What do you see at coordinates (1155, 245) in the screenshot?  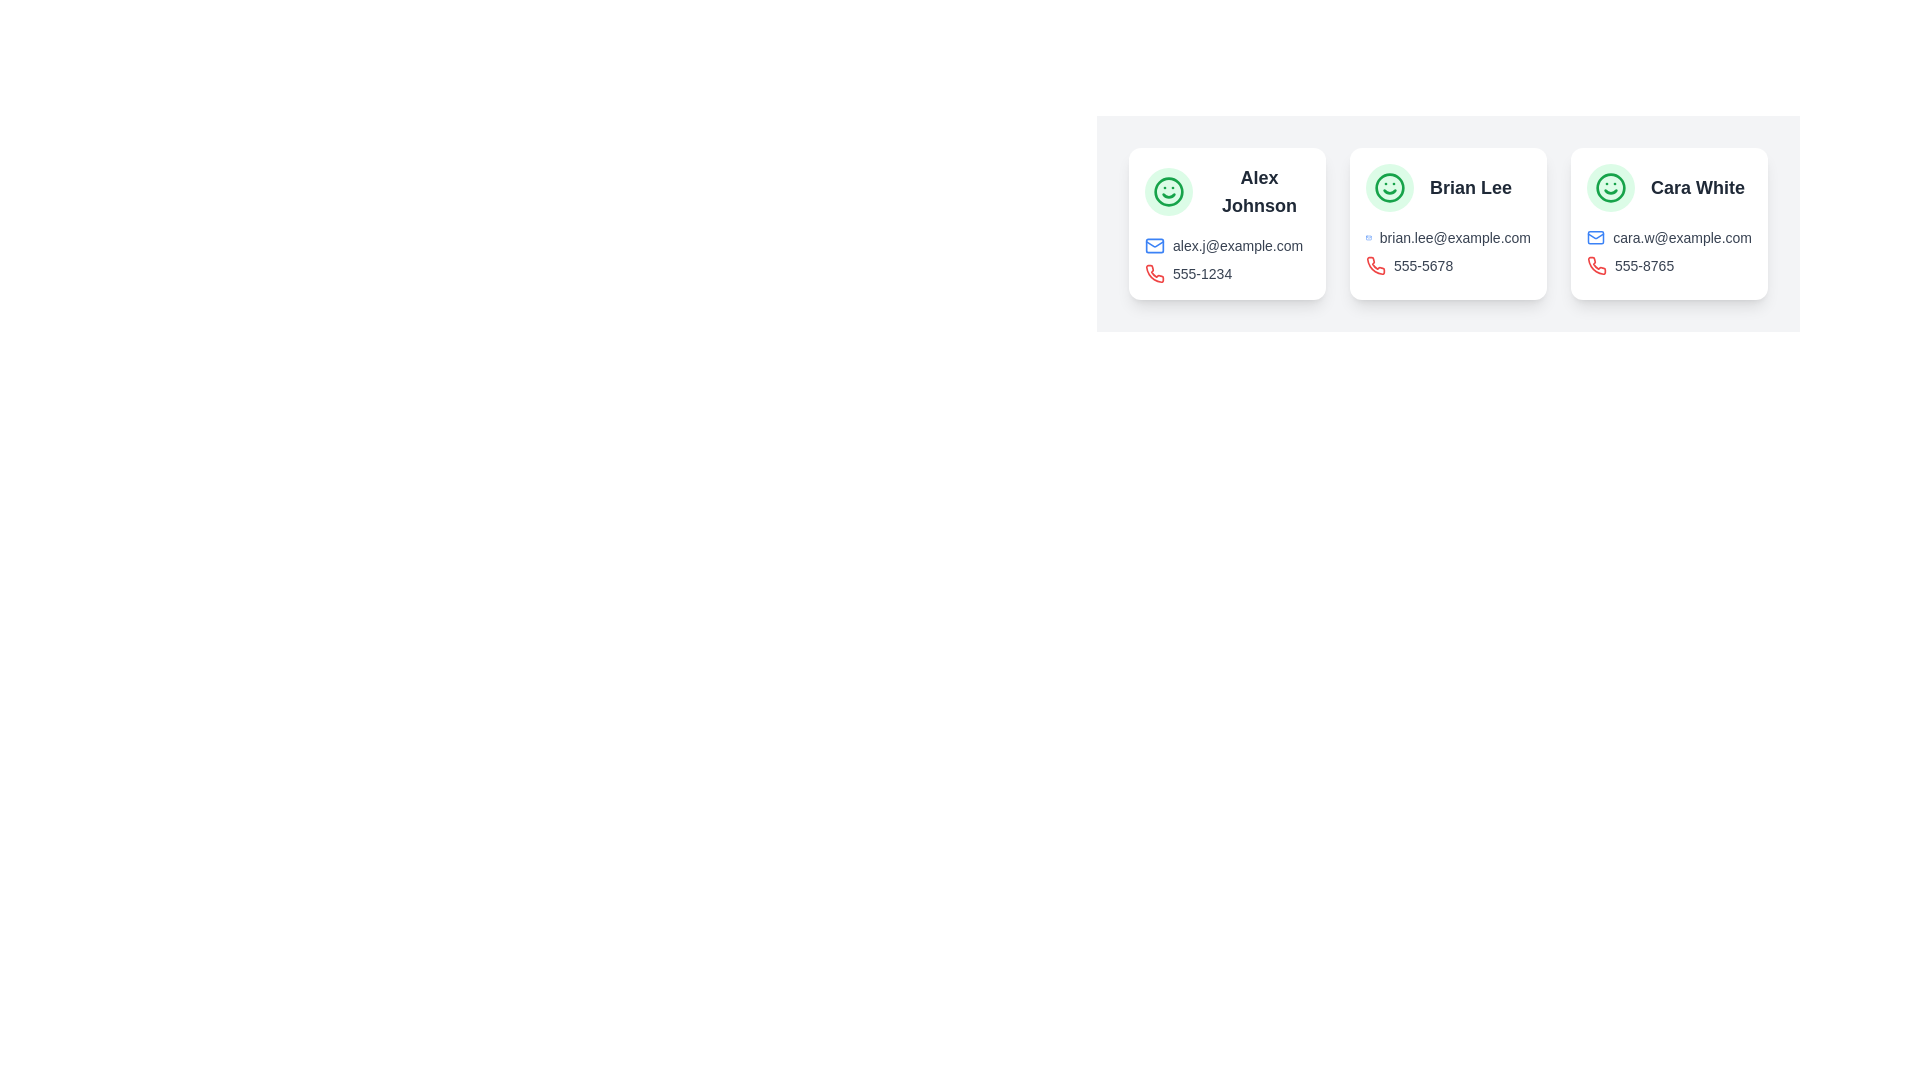 I see `the graphic element representing the mail envelope icon for Alex Johnson` at bounding box center [1155, 245].